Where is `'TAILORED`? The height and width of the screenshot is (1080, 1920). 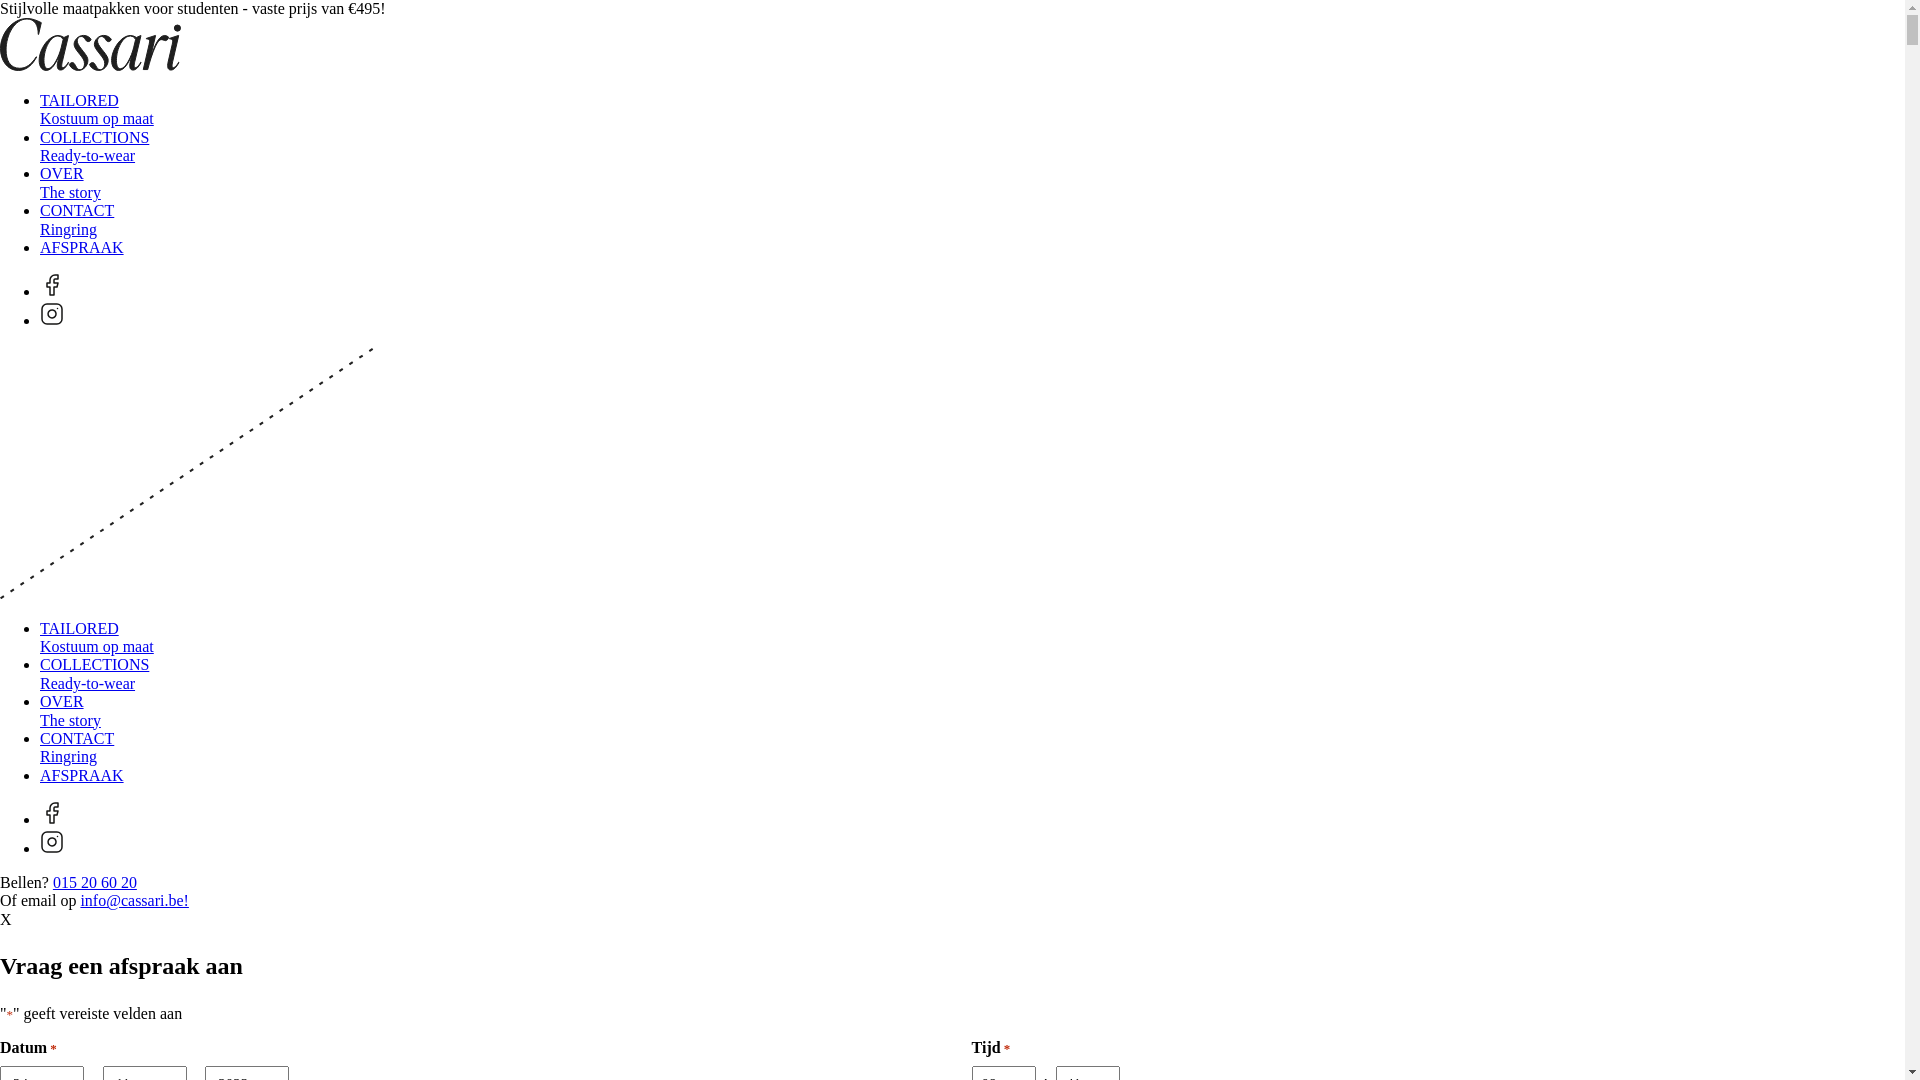
'TAILORED is located at coordinates (95, 109).